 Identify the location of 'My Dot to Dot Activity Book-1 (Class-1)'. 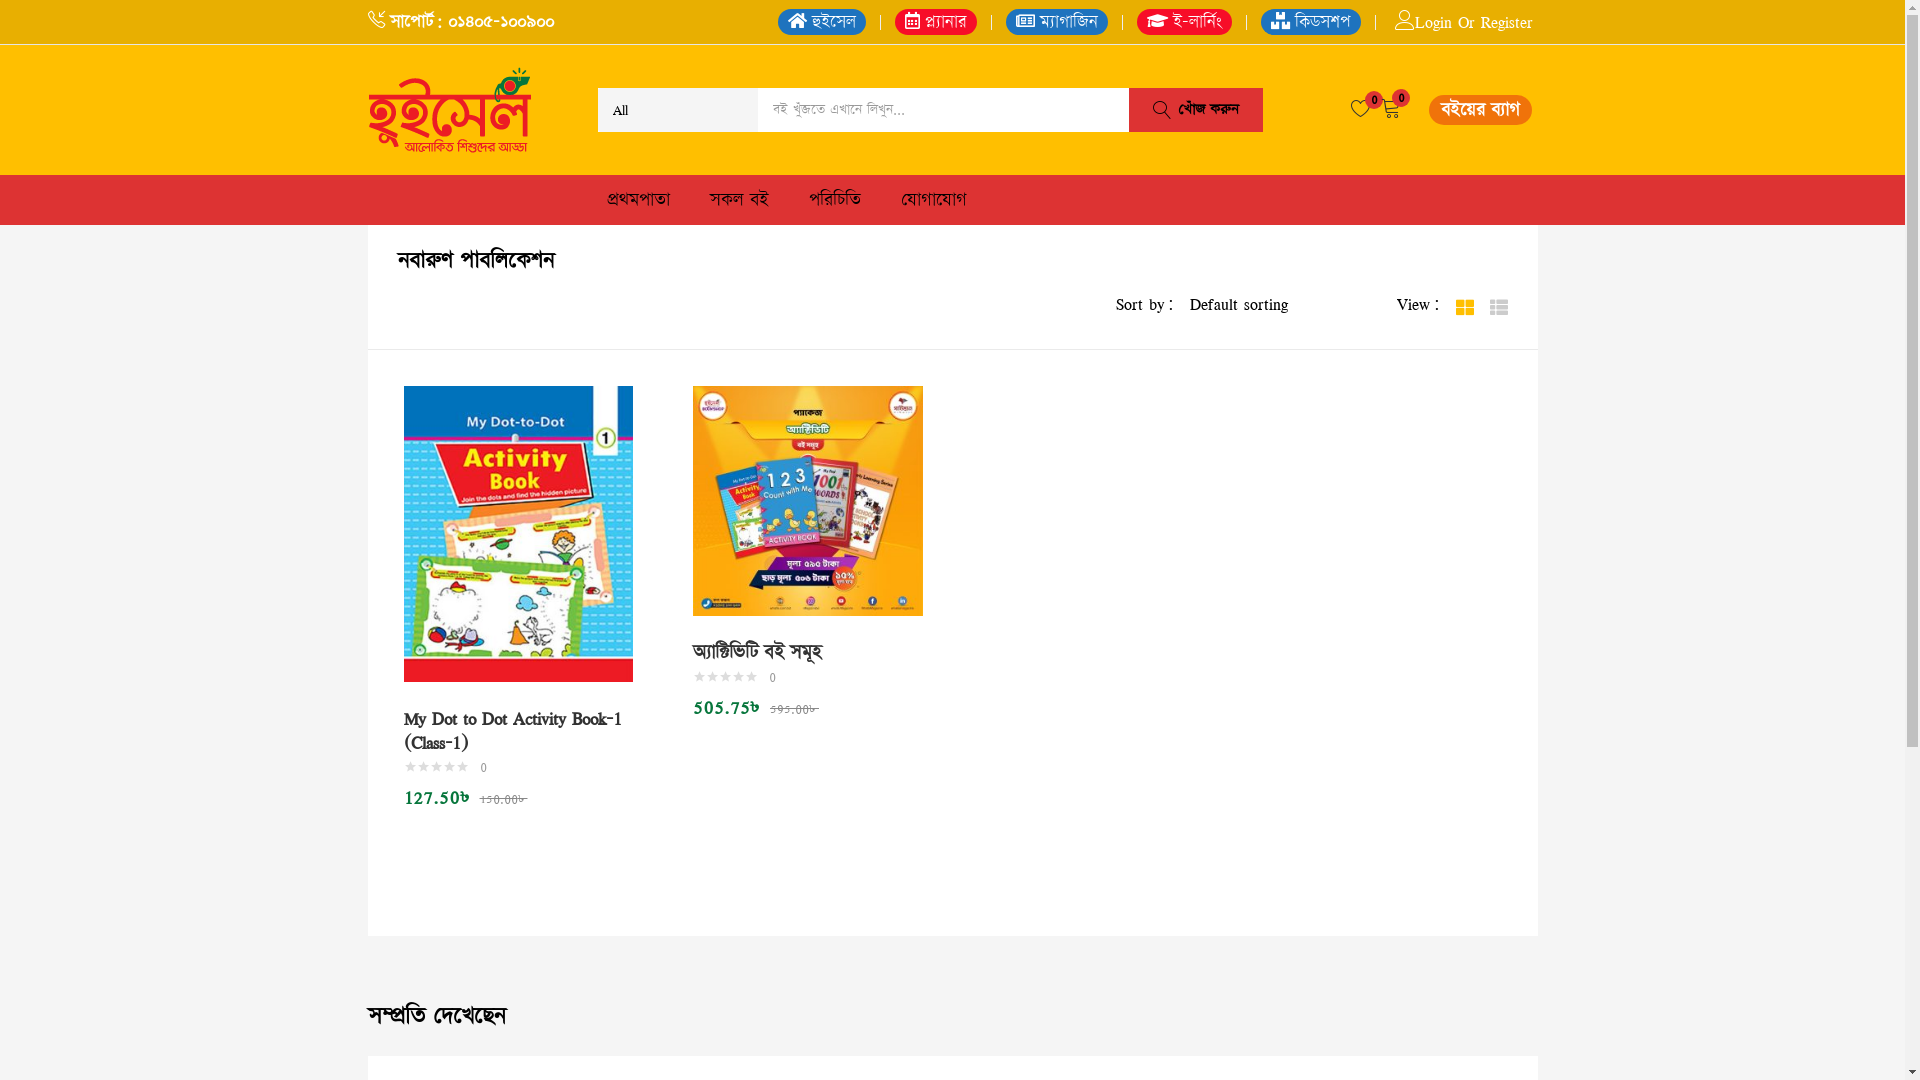
(513, 730).